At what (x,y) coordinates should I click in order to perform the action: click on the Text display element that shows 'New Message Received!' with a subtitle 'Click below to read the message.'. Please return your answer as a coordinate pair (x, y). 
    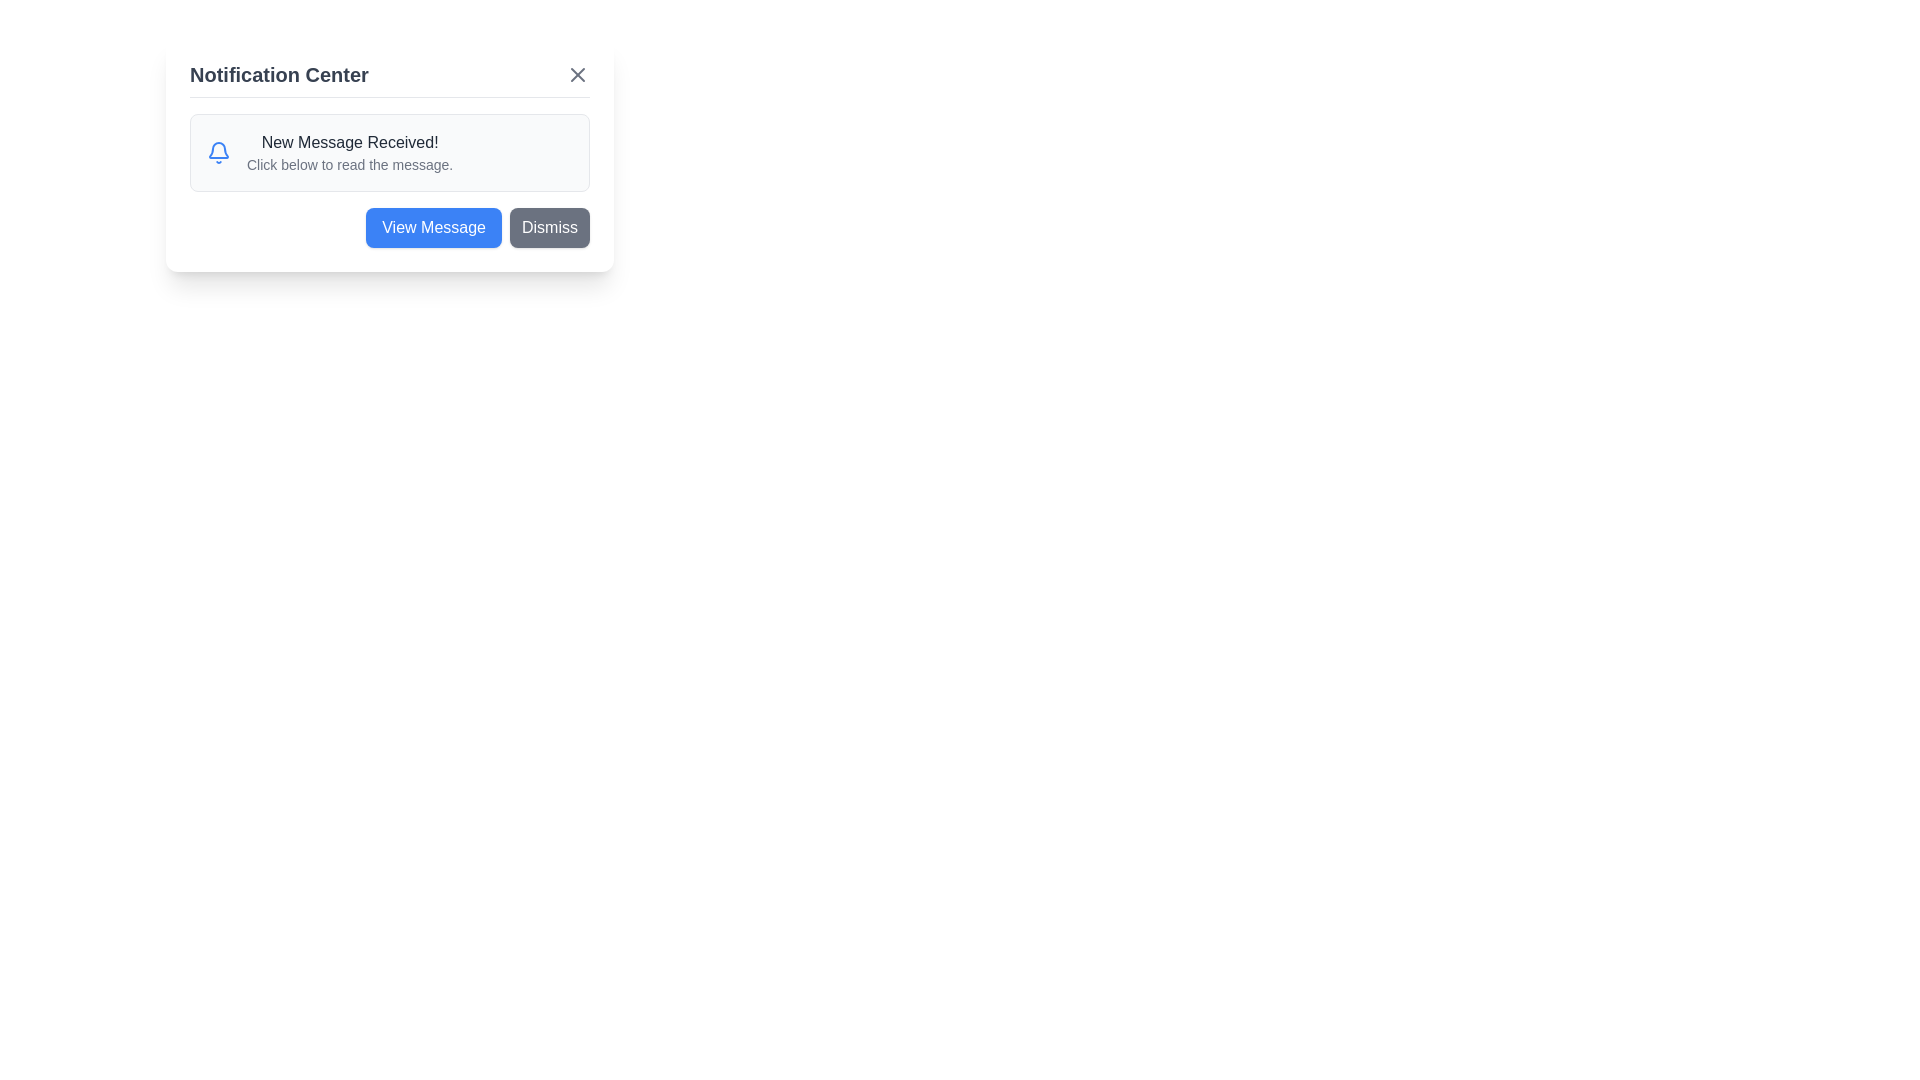
    Looking at the image, I should click on (350, 152).